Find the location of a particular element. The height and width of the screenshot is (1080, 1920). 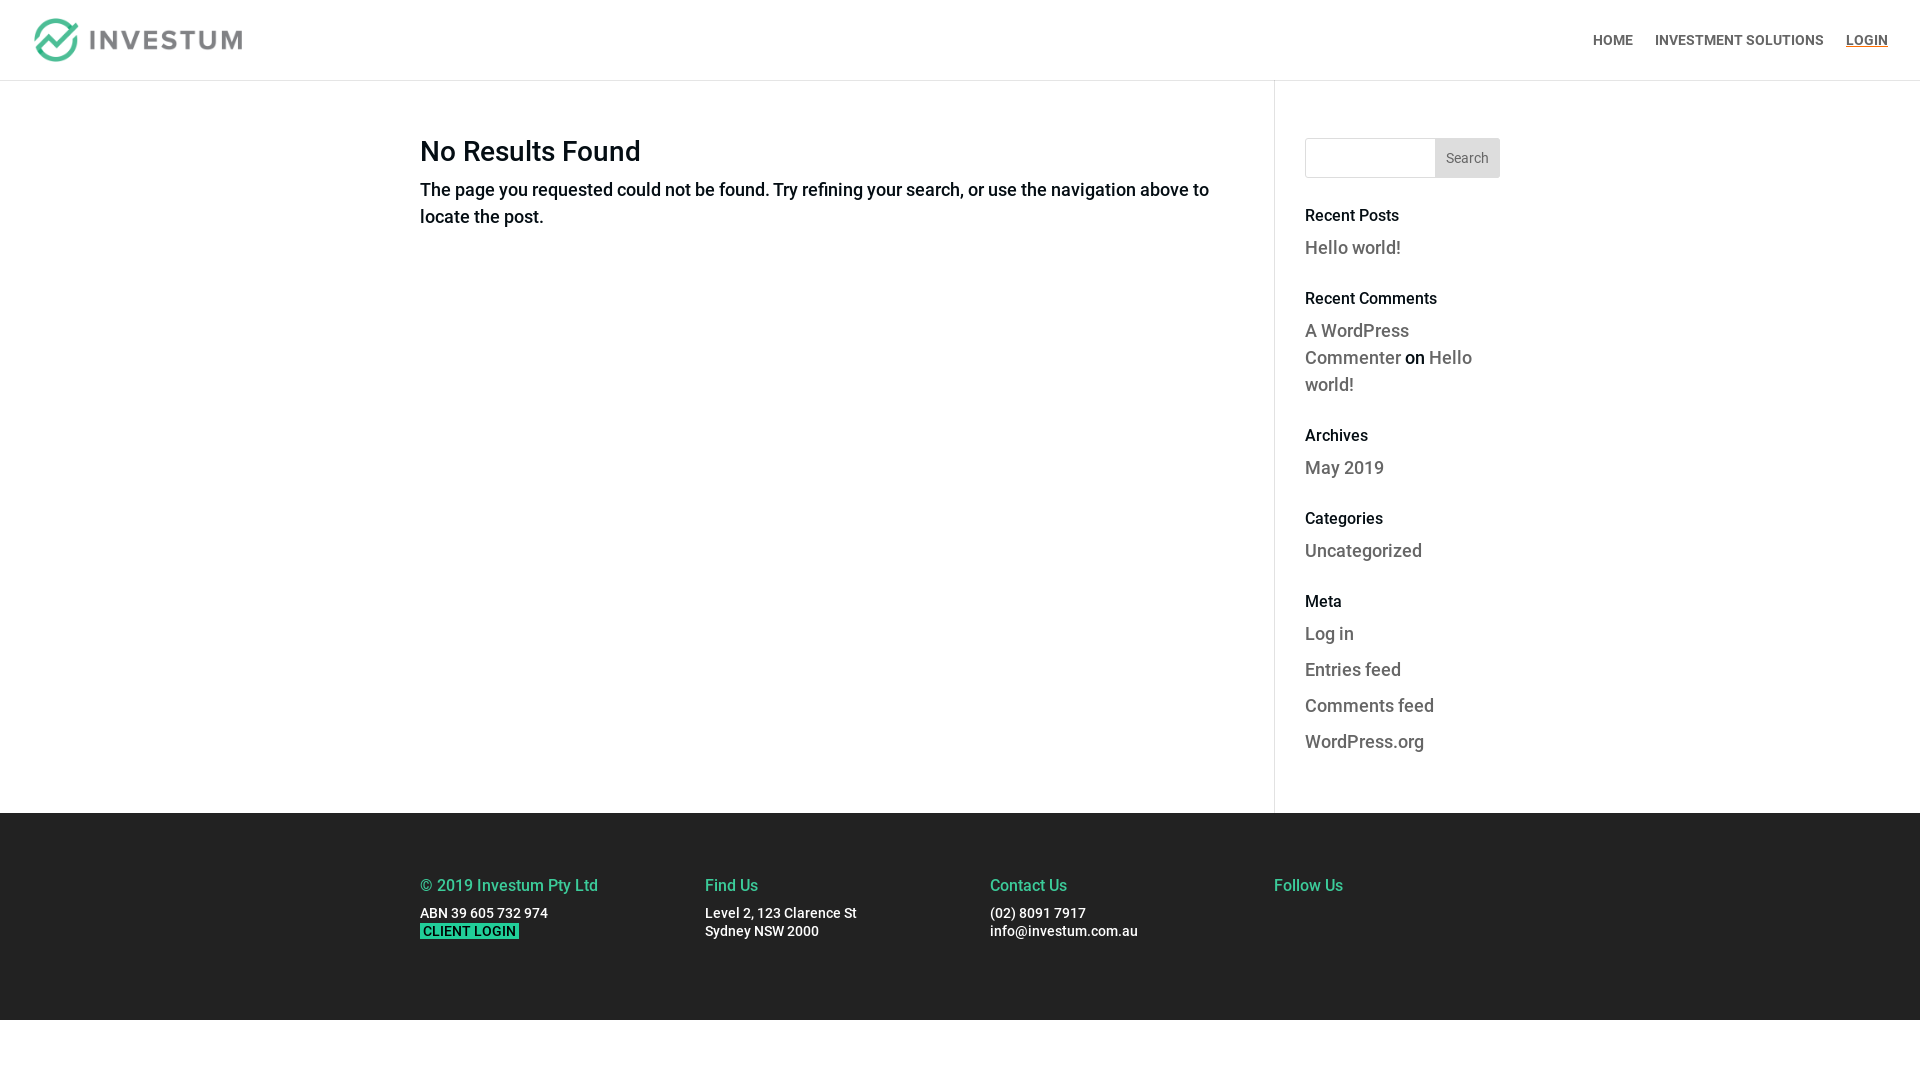

'WordPress.org' is located at coordinates (1363, 741).